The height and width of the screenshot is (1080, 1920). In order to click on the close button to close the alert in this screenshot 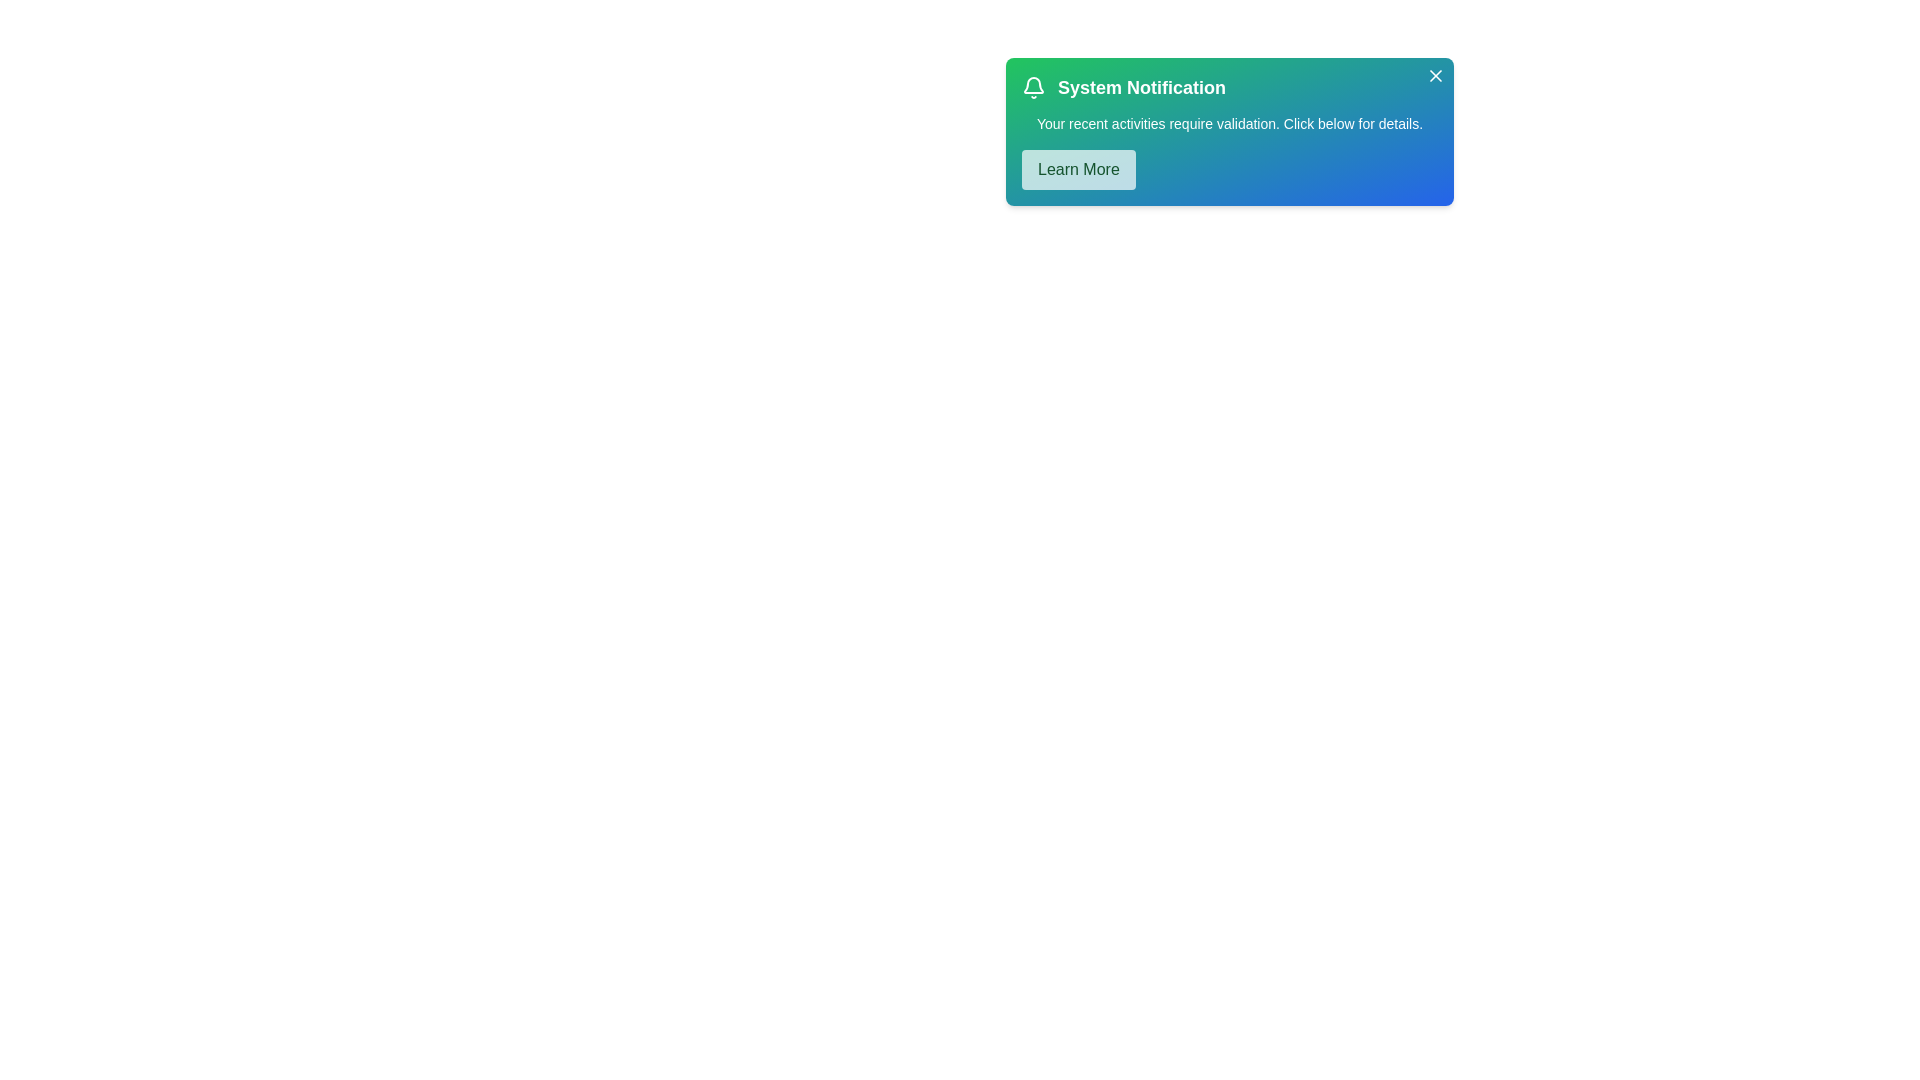, I will do `click(1434, 75)`.